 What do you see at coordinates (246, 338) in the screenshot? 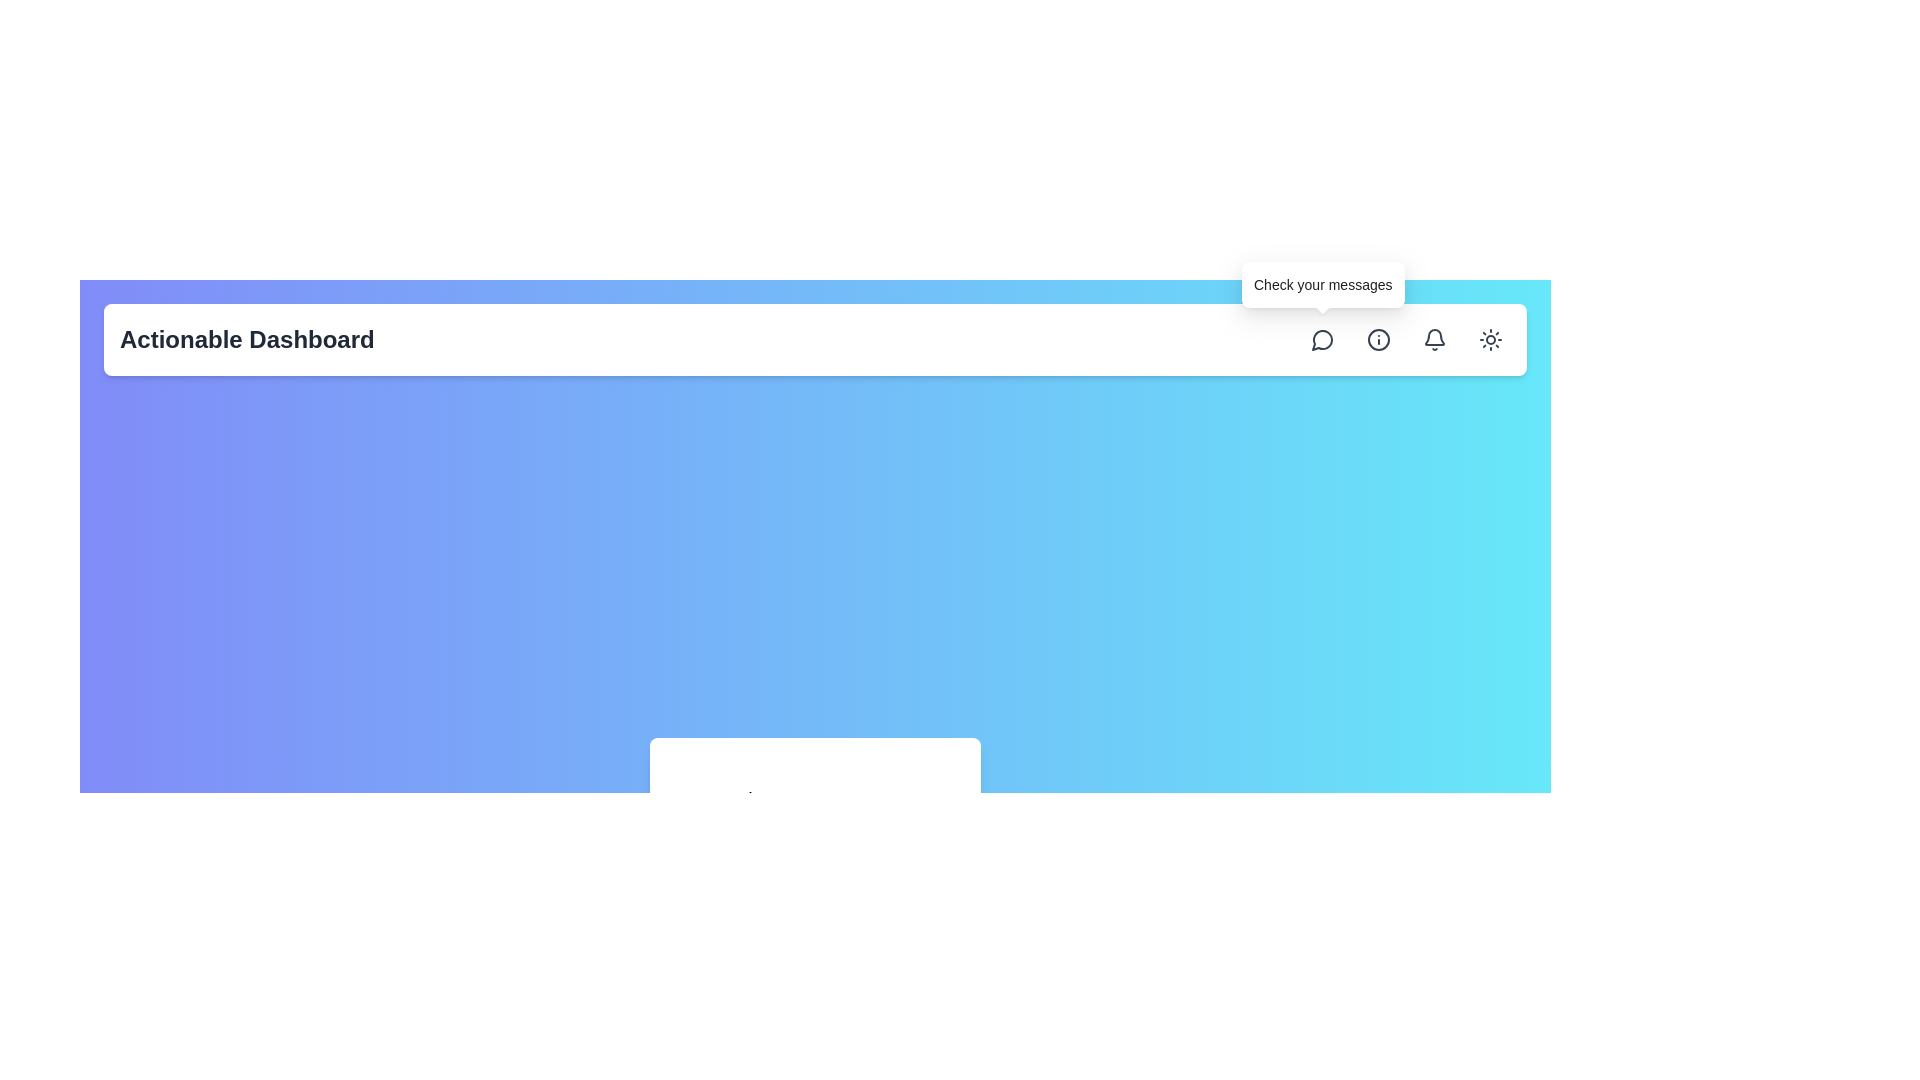
I see `the 'Actionable Dashboard' text label located at the top-left of the white header bar, which is prominently displayed in a large, bold font` at bounding box center [246, 338].